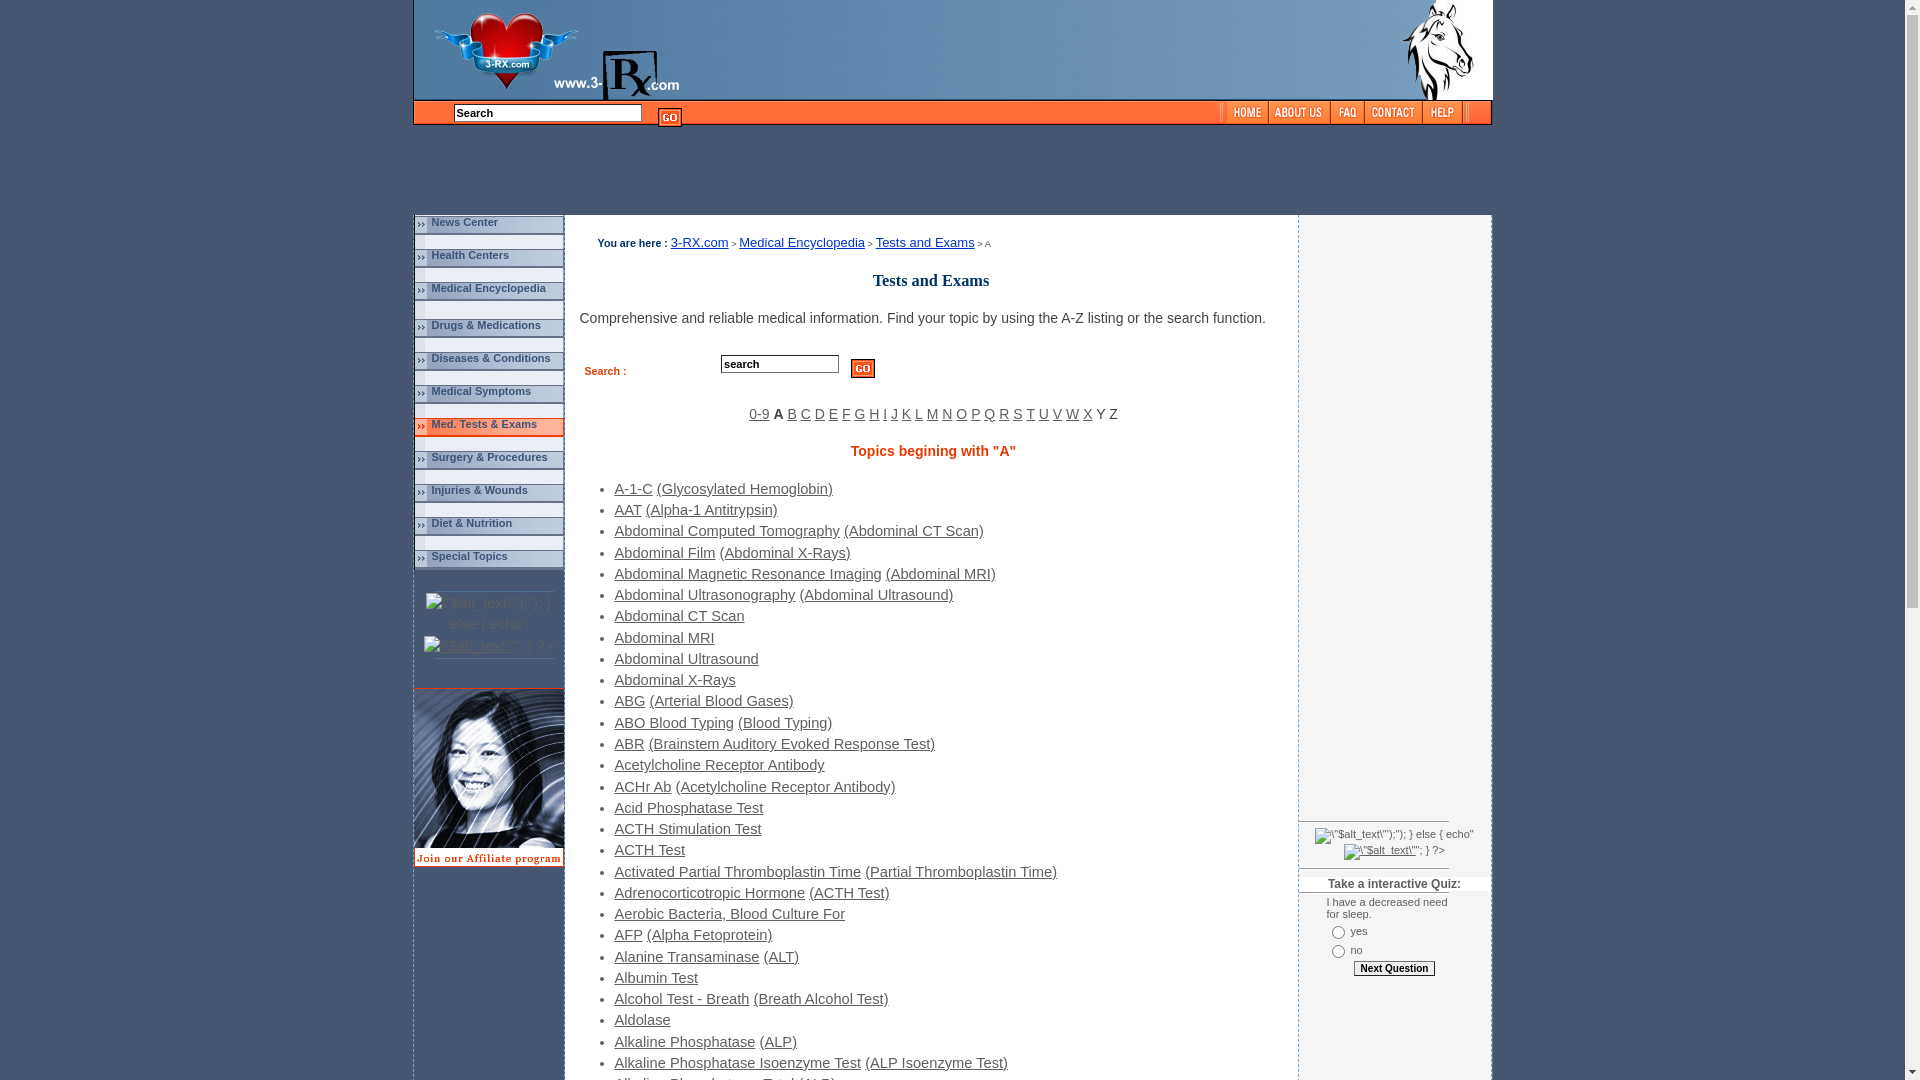 The width and height of the screenshot is (1920, 1080). What do you see at coordinates (720, 552) in the screenshot?
I see `'(Abdominal X-Rays)'` at bounding box center [720, 552].